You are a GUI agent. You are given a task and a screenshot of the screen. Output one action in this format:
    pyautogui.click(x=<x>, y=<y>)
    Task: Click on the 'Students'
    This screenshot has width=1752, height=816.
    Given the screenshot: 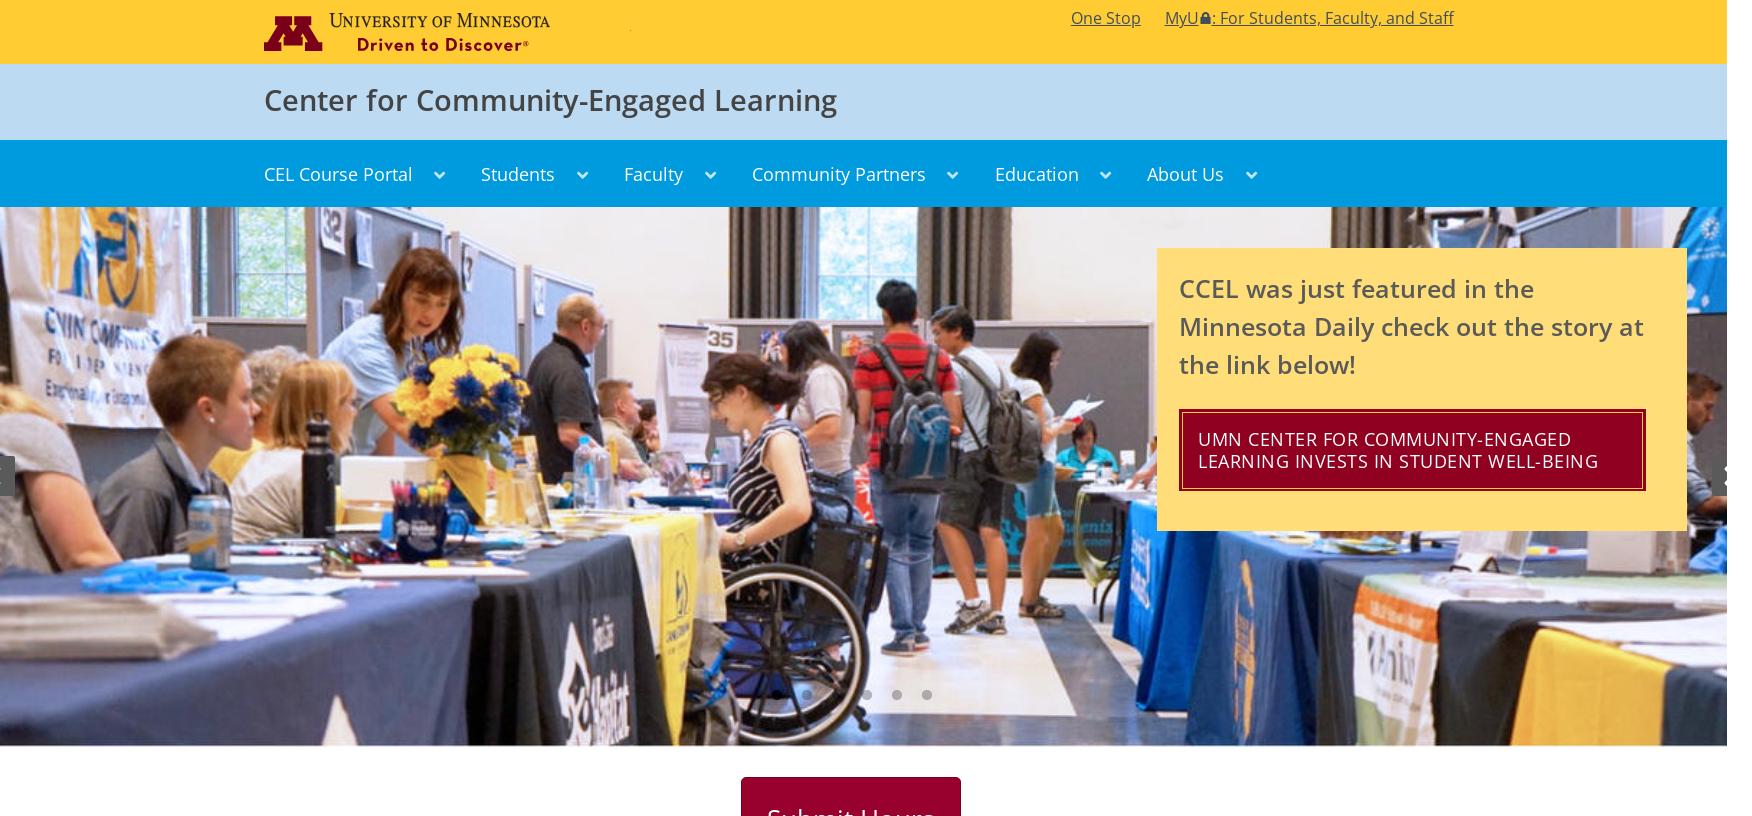 What is the action you would take?
    pyautogui.click(x=517, y=172)
    